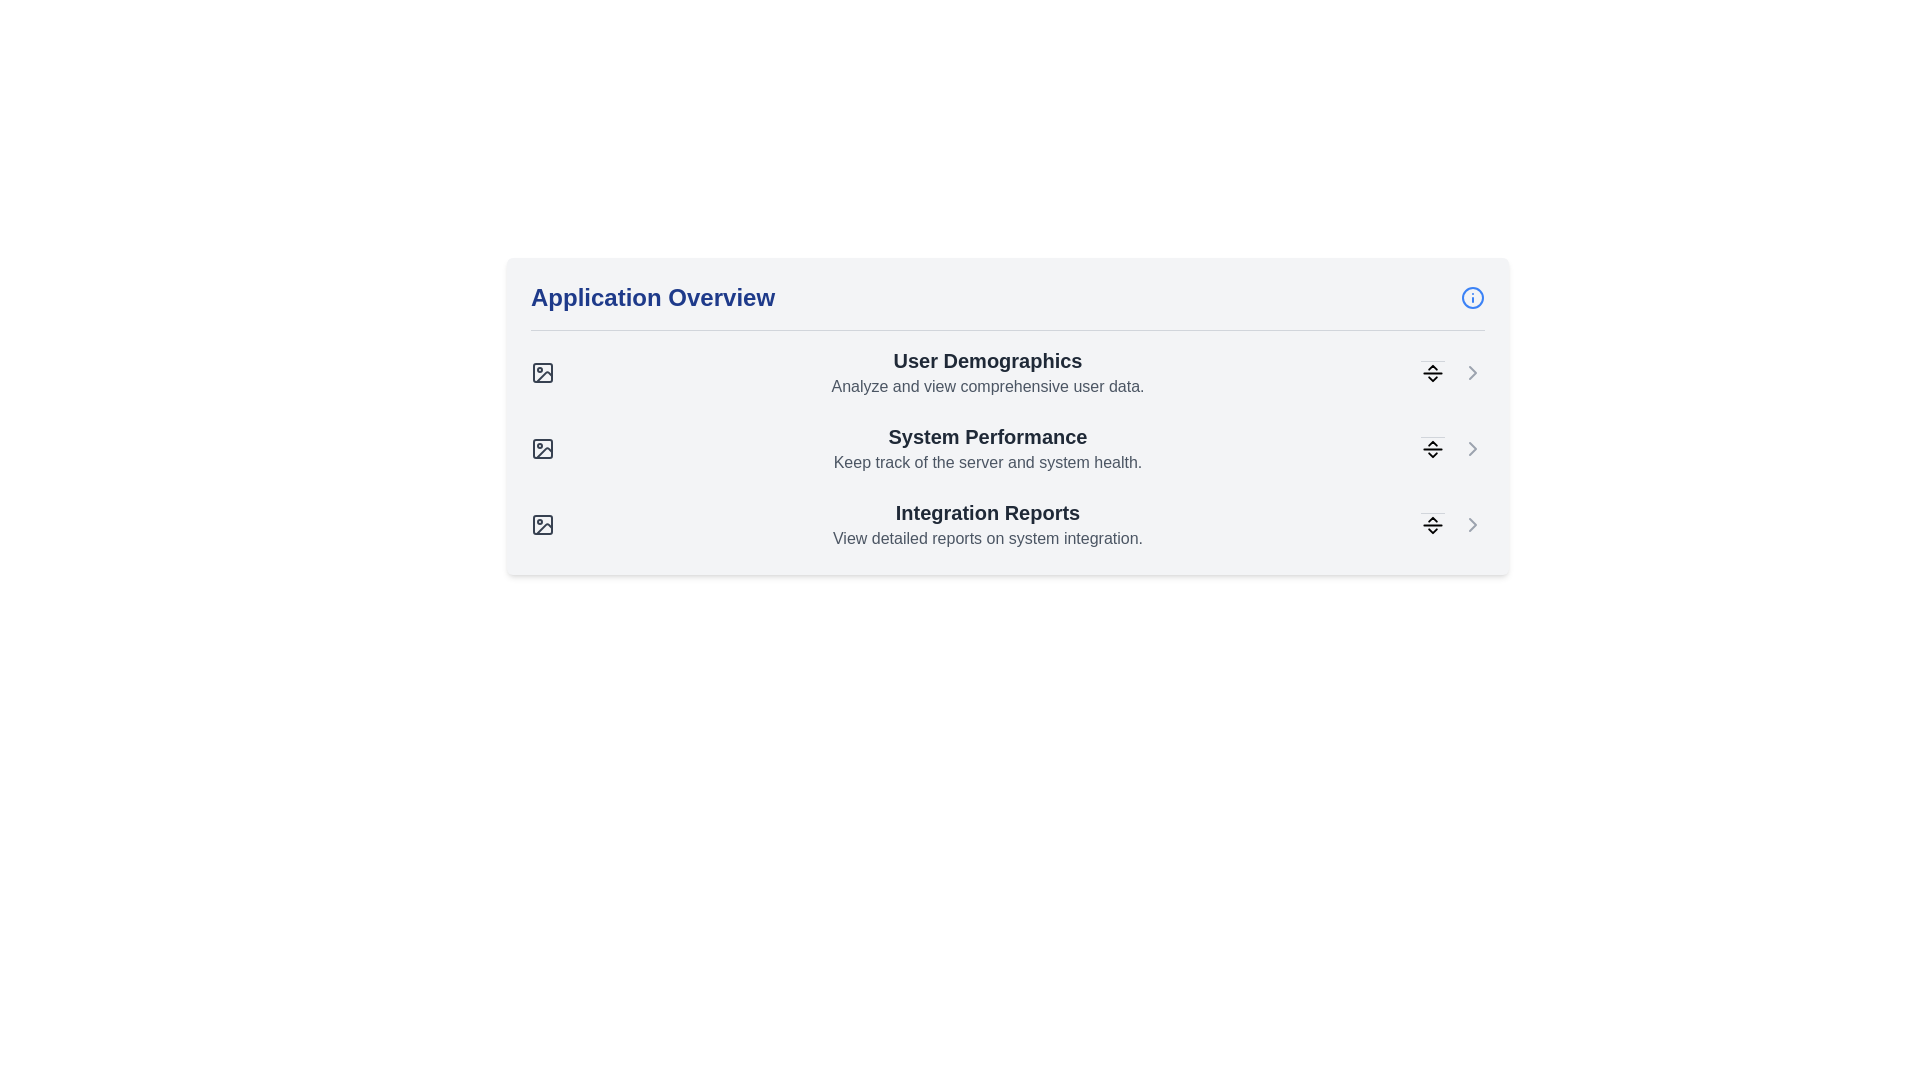  Describe the element at coordinates (1008, 373) in the screenshot. I see `the list item titled 'User Demographics', which has a bold heading and a subtitle` at that location.